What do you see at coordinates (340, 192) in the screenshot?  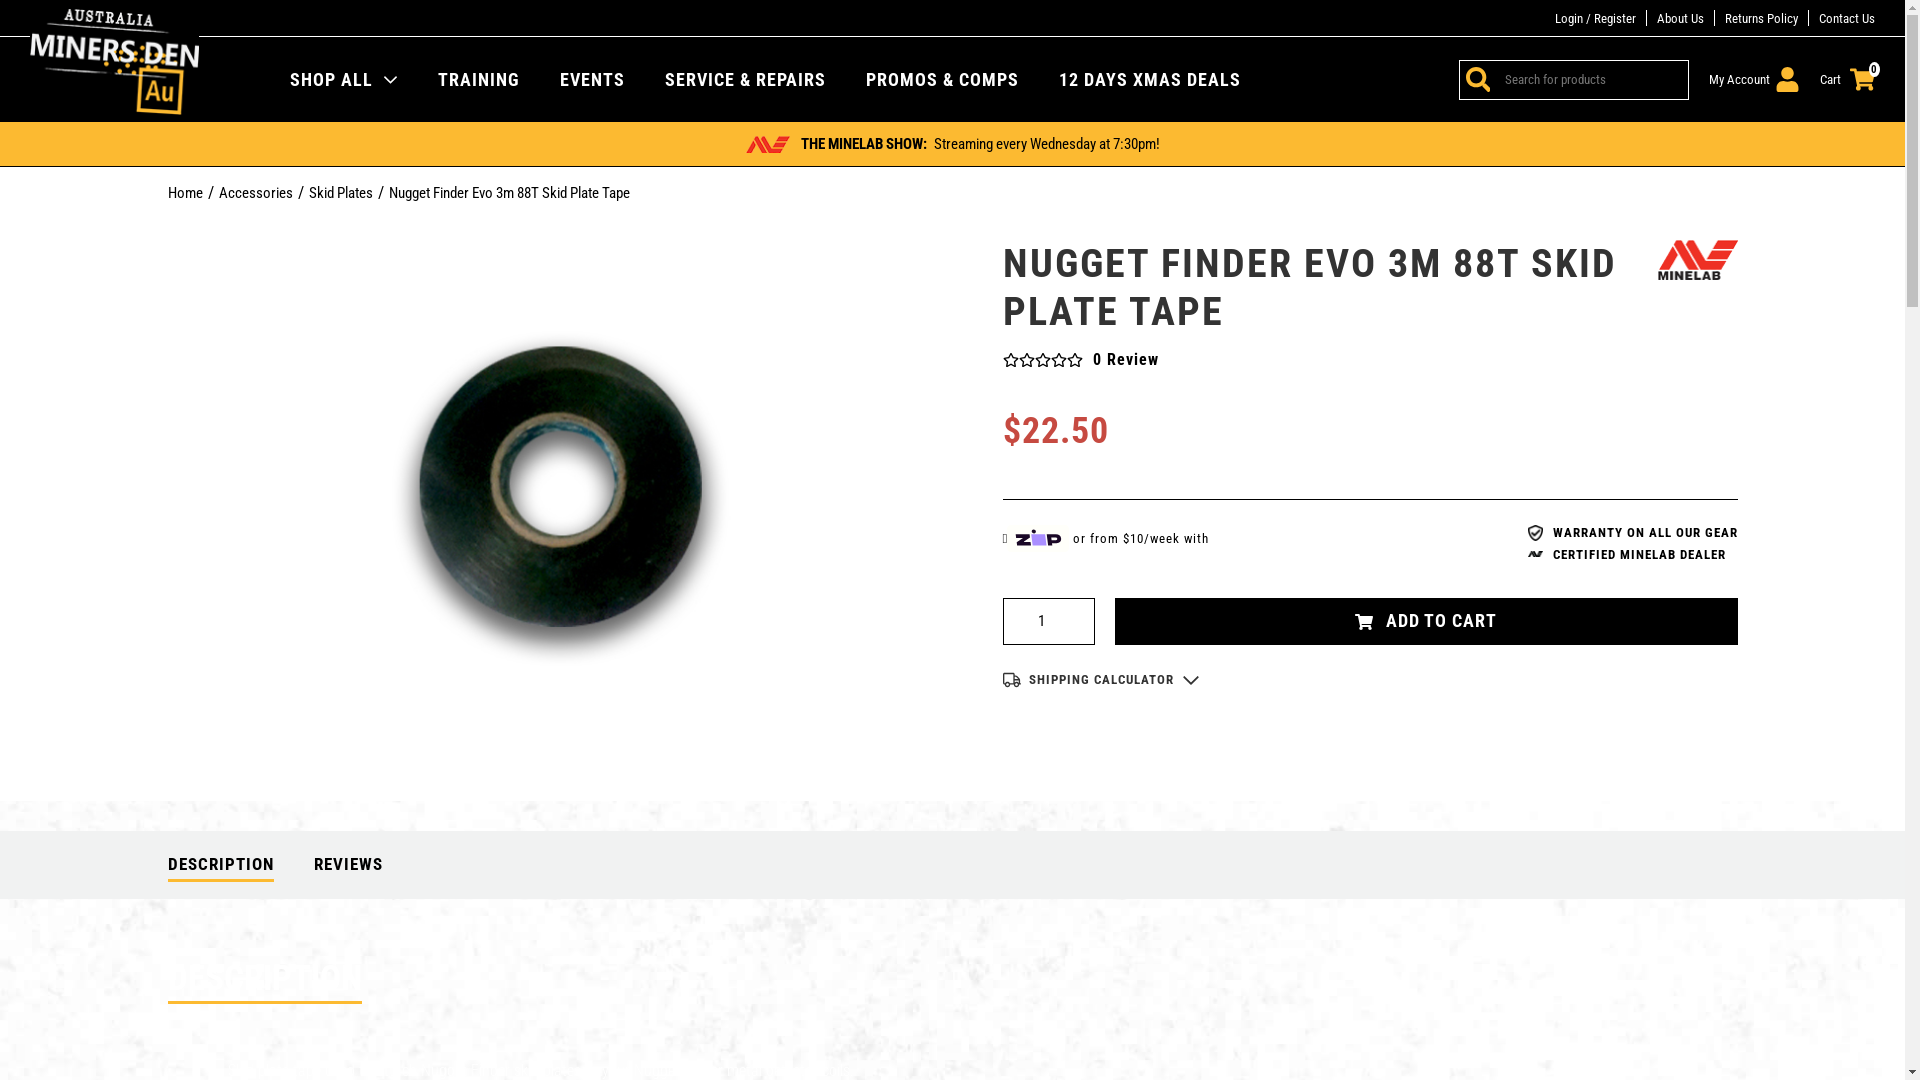 I see `'Skid Plates'` at bounding box center [340, 192].